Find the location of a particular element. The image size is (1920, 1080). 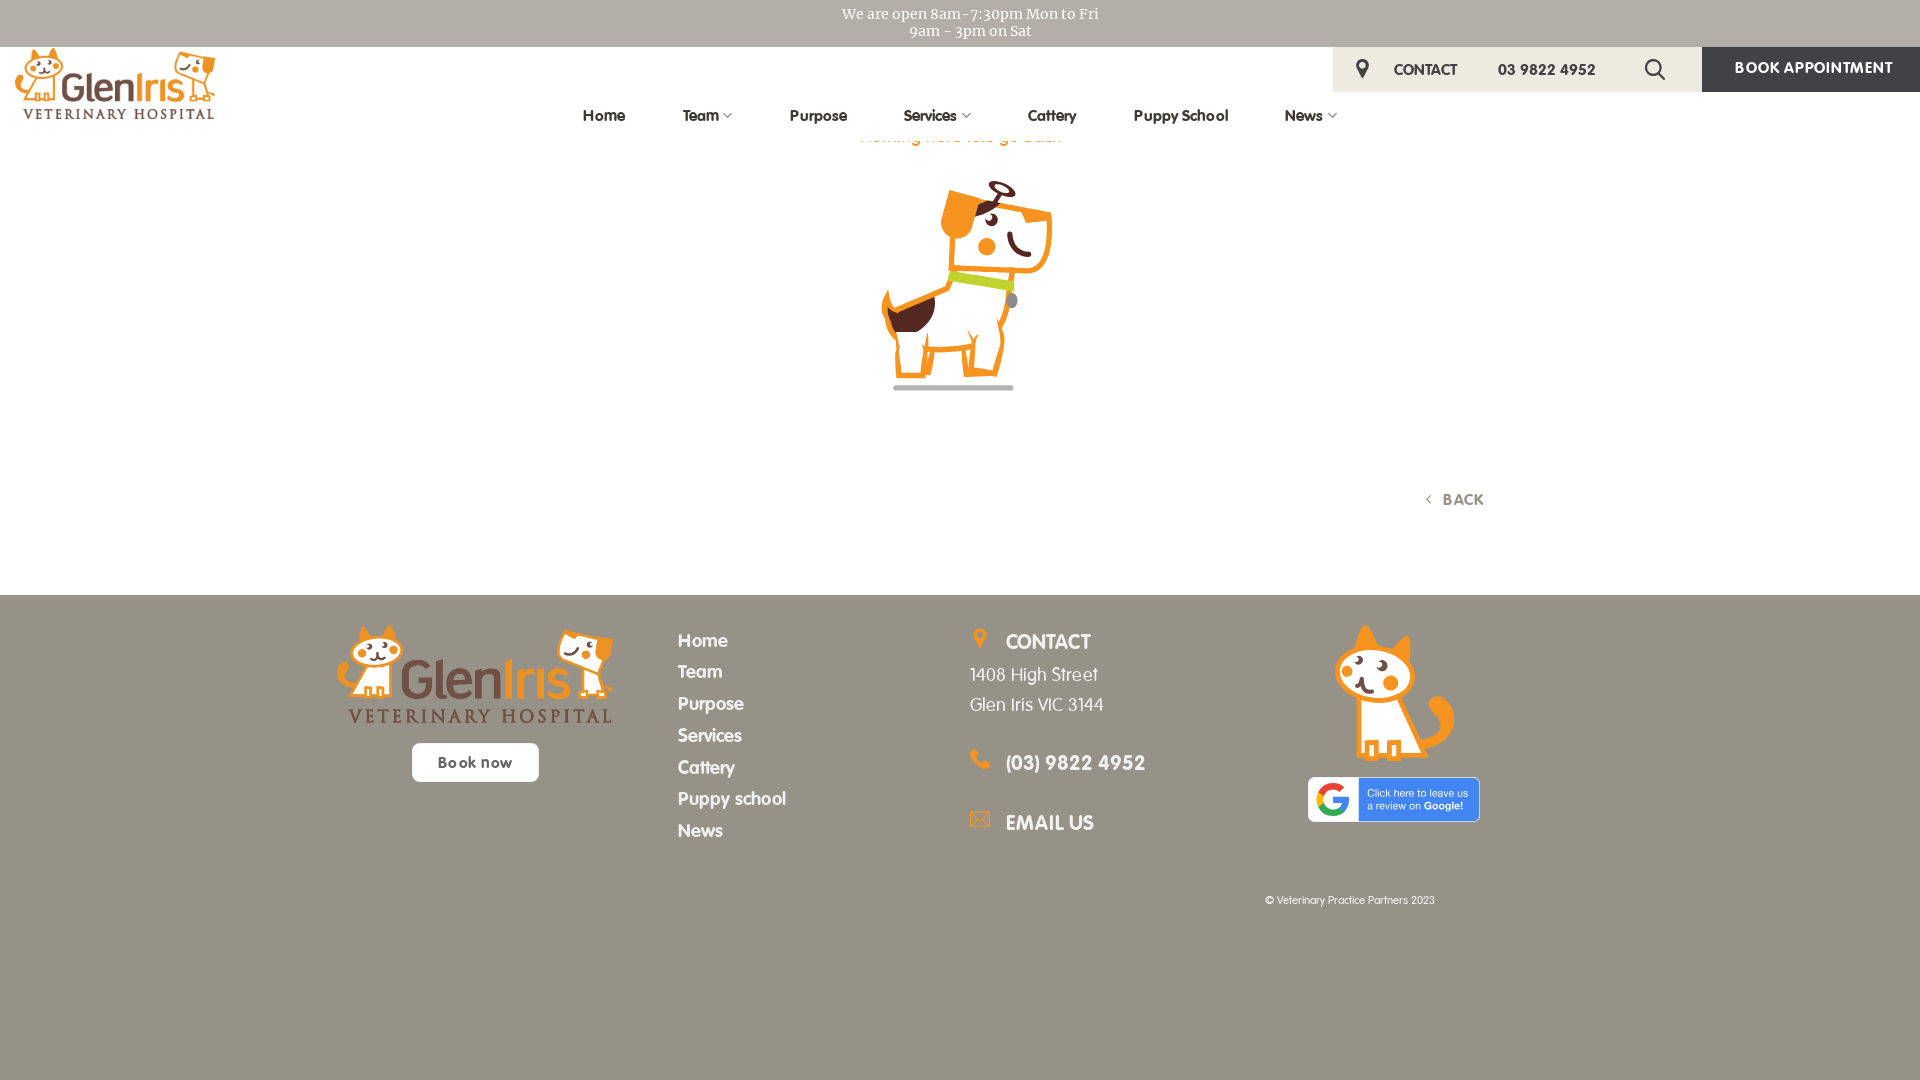

'Team' is located at coordinates (700, 671).